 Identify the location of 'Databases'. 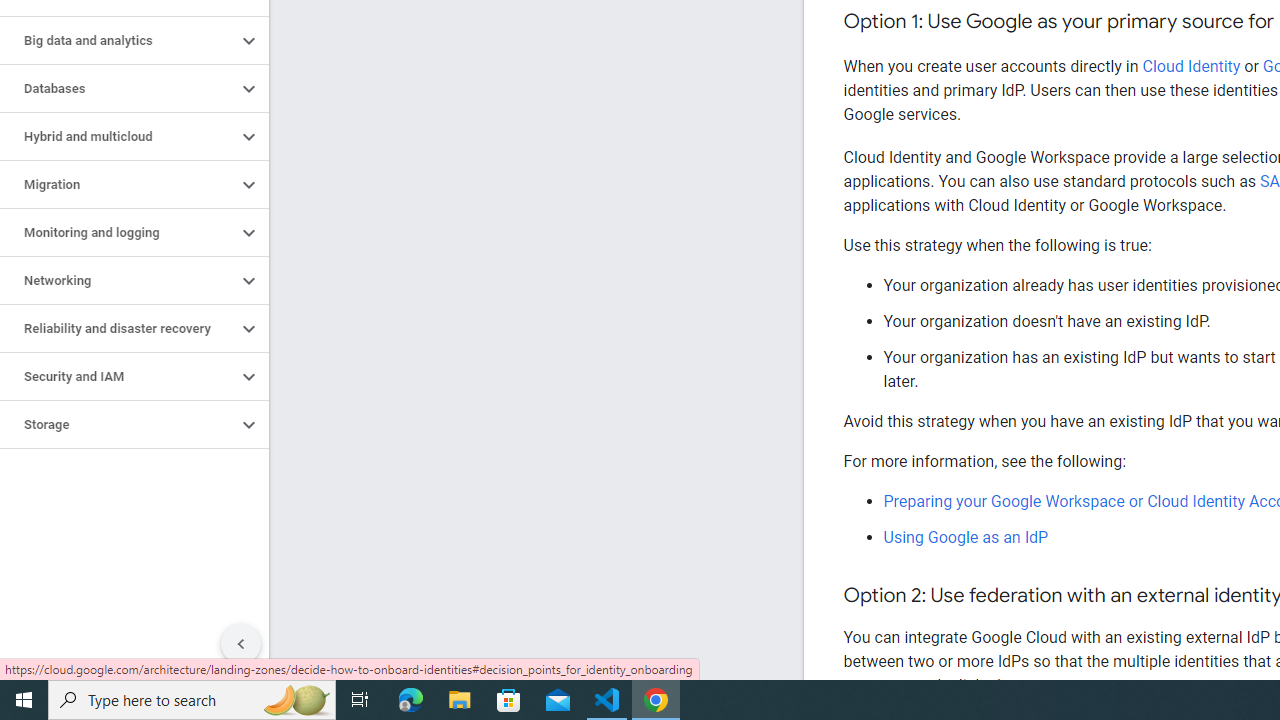
(117, 87).